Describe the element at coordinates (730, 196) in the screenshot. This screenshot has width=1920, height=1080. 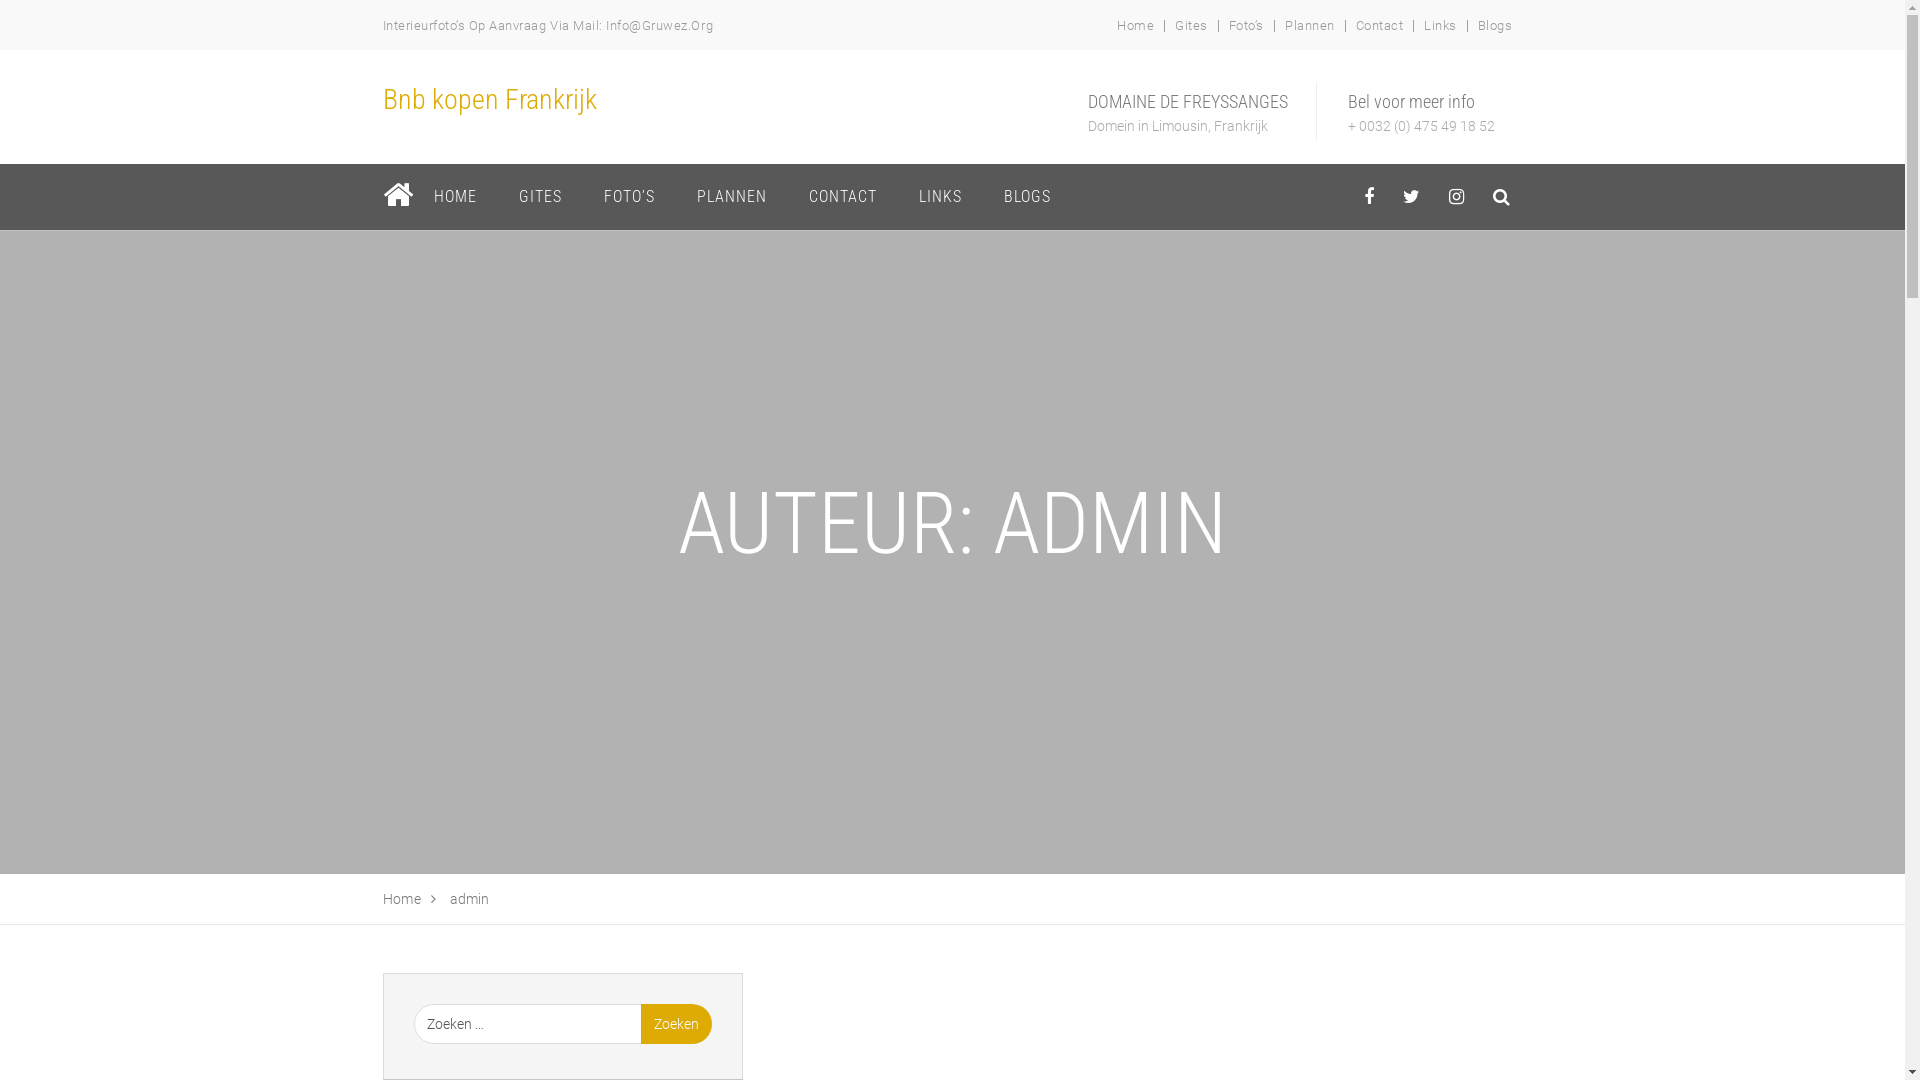
I see `'PLANNEN'` at that location.